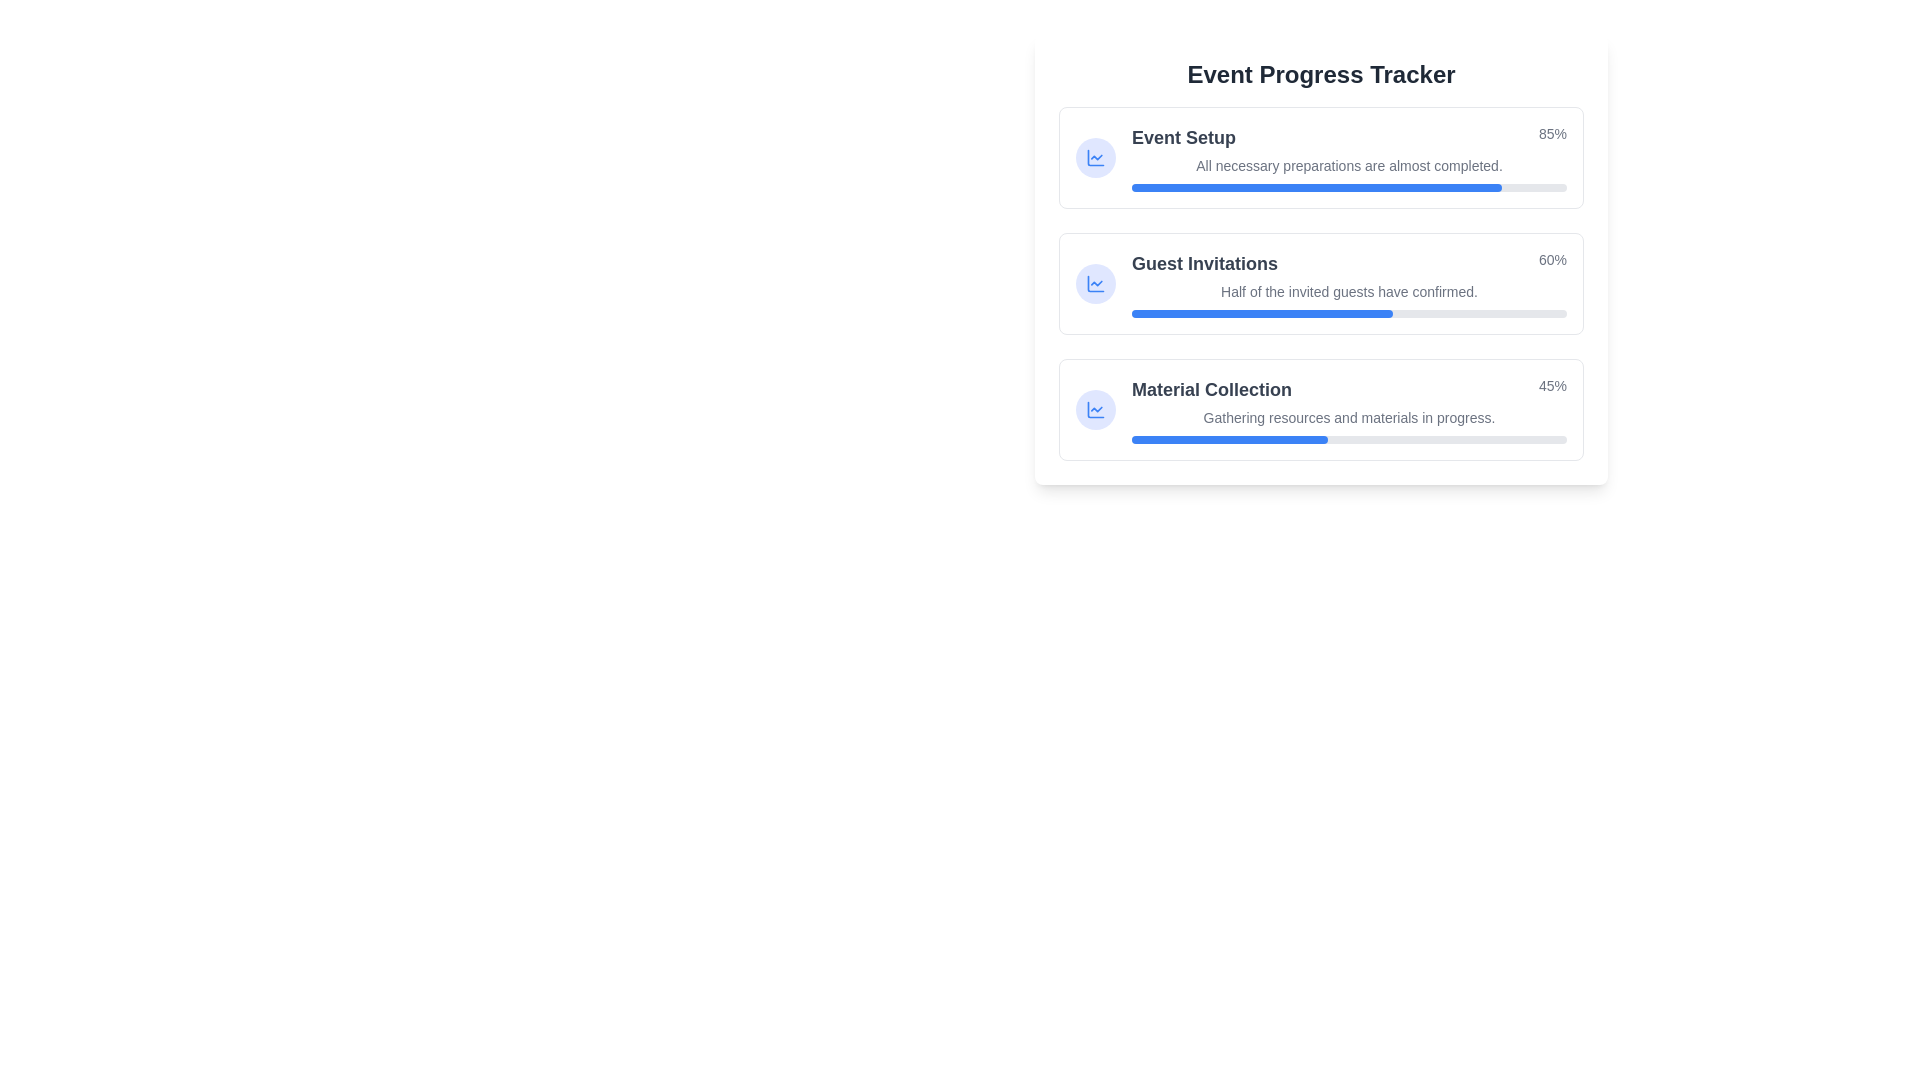 The height and width of the screenshot is (1080, 1920). What do you see at coordinates (1349, 408) in the screenshot?
I see `progress percentage value displayed in the 'Material Collection' progress tracker item, which is the third component in a vertical list, located within a bordered and rounded box` at bounding box center [1349, 408].